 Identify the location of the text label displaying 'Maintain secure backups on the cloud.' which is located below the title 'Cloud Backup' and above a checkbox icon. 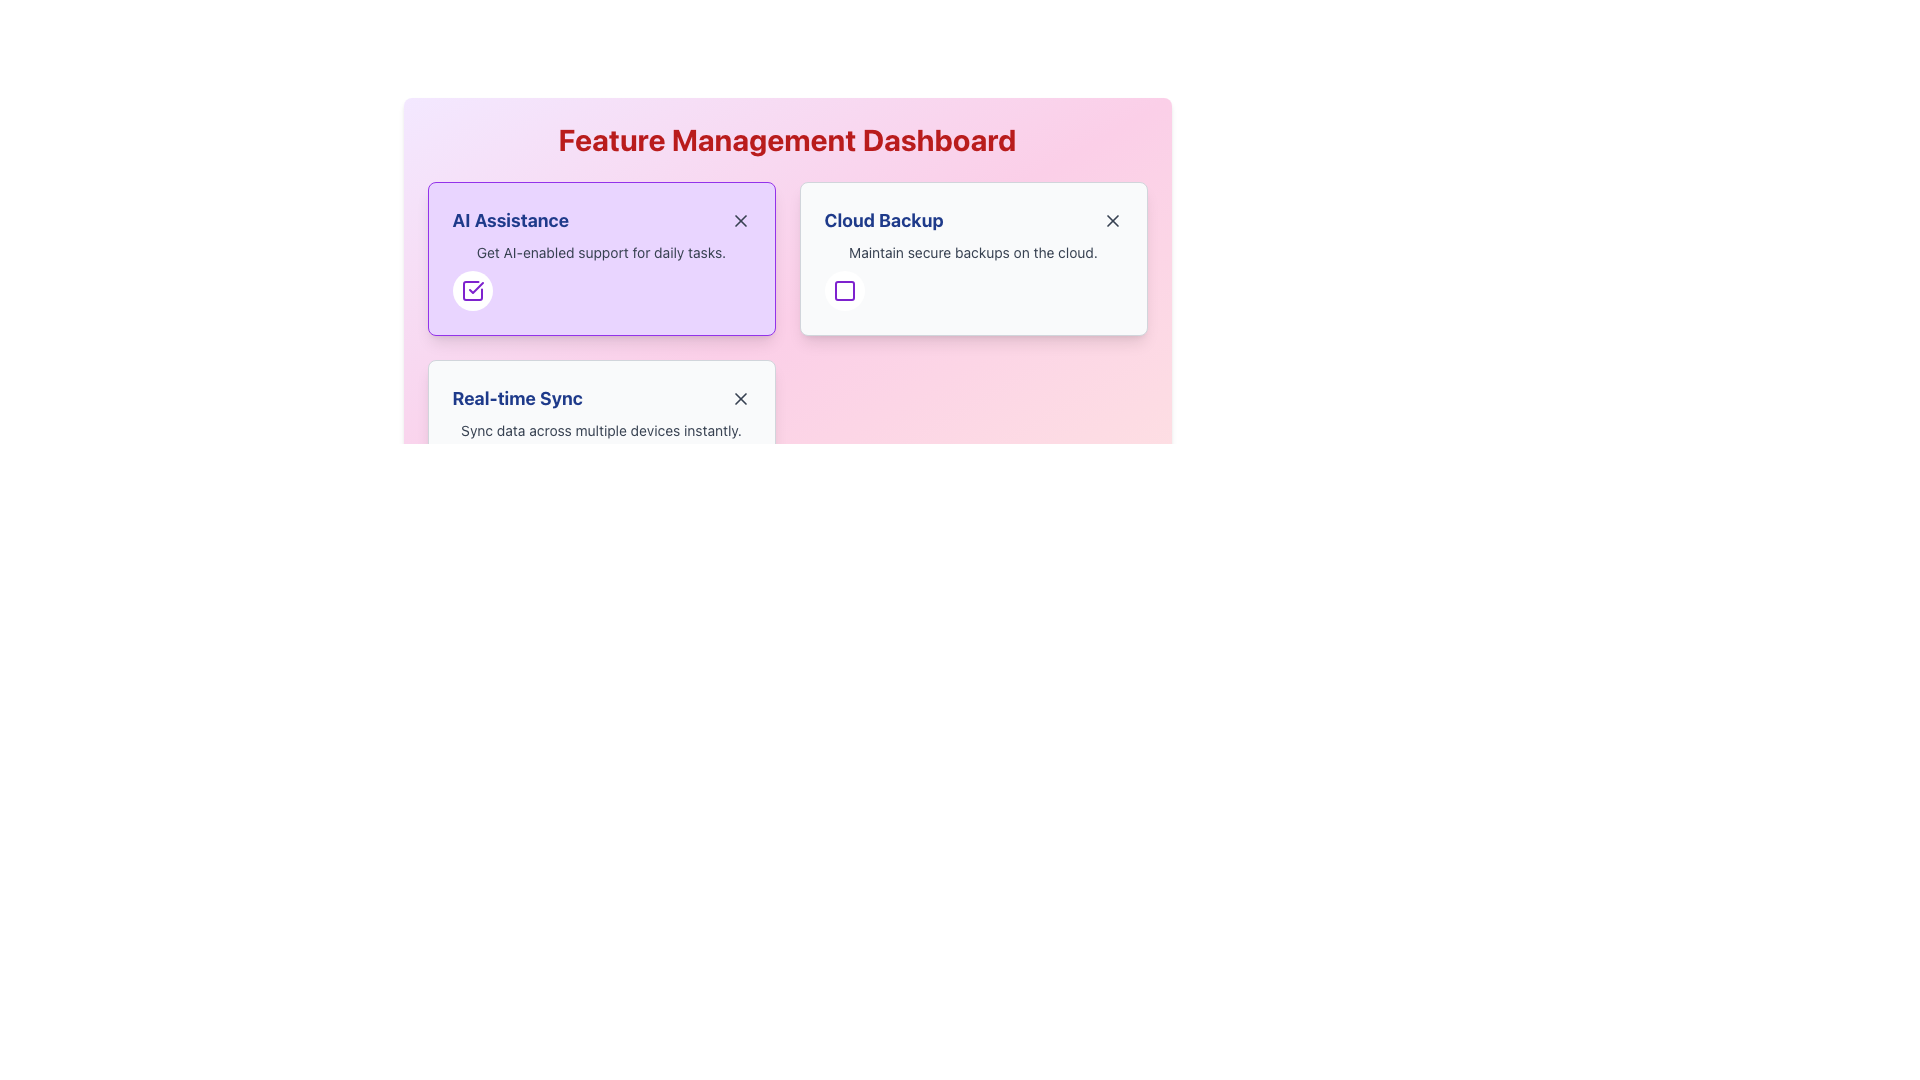
(973, 252).